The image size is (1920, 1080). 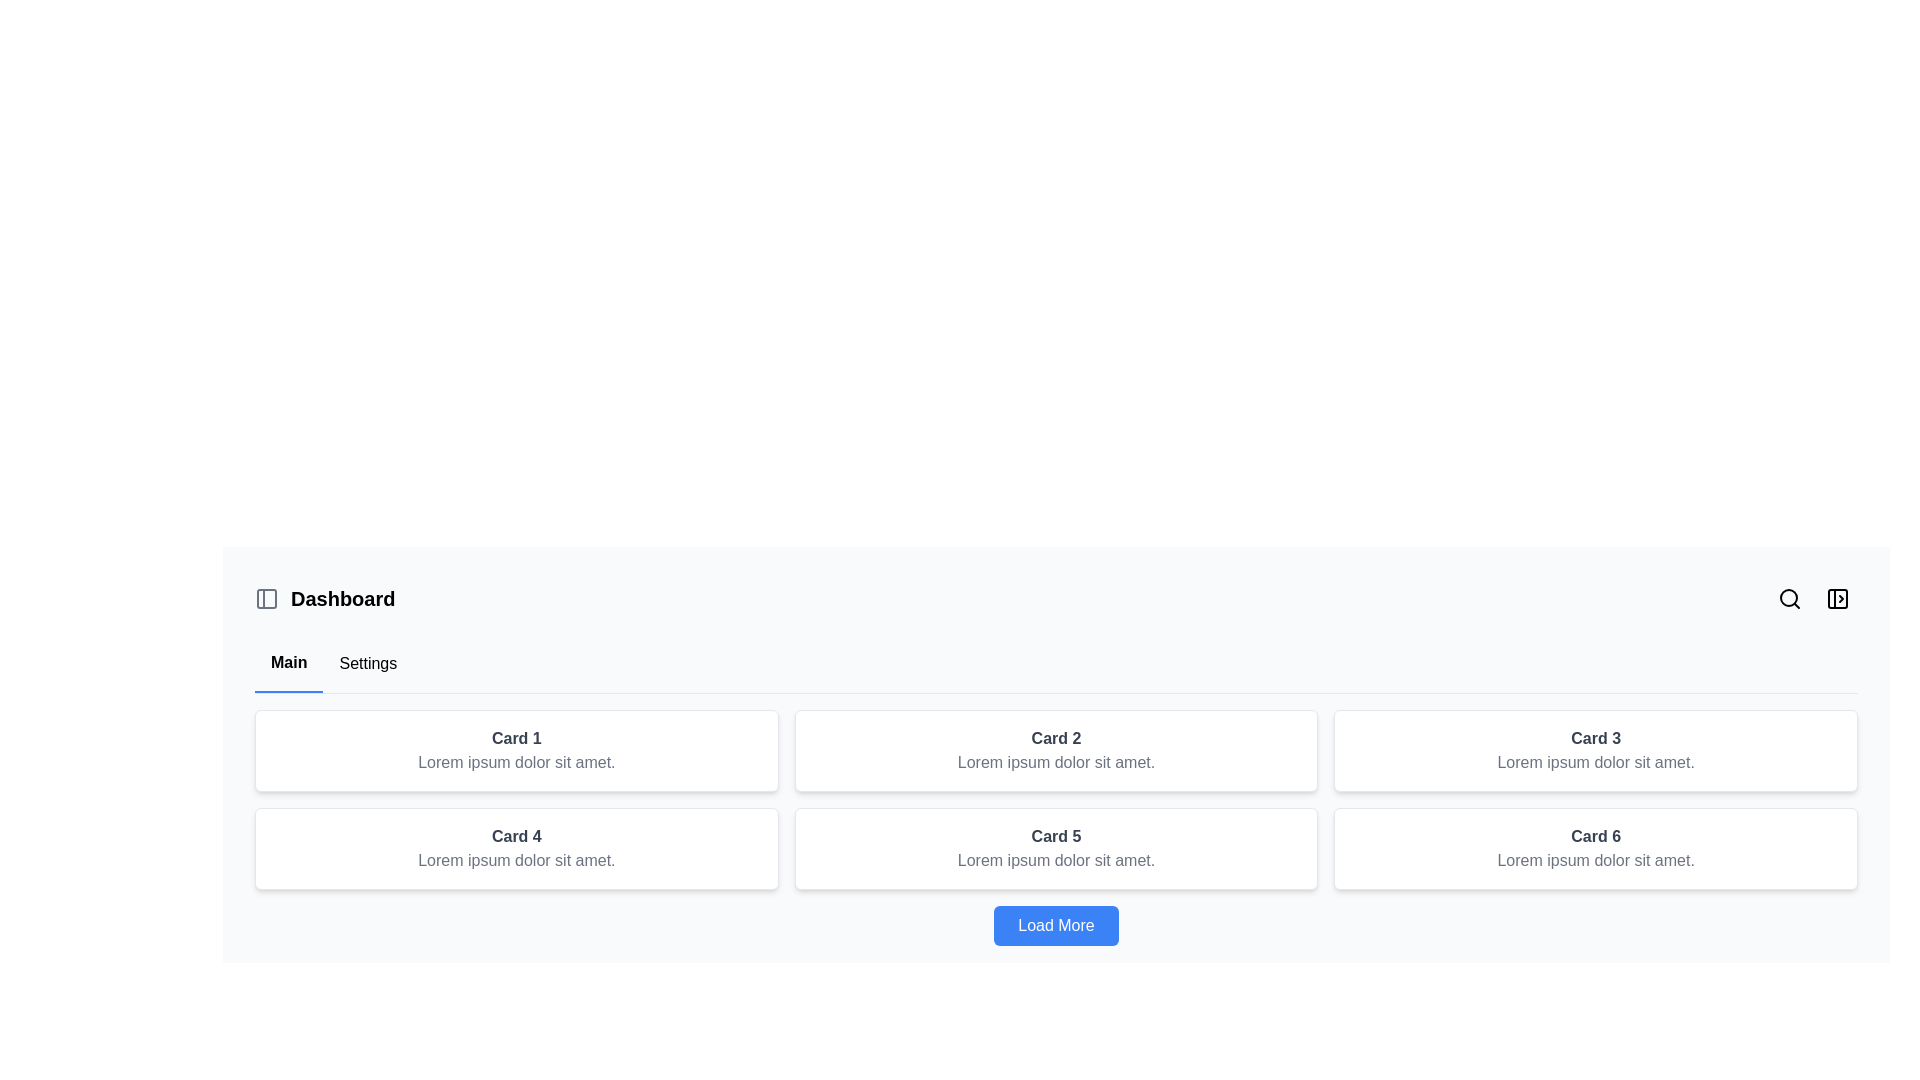 I want to click on the Navigational Label that includes an icon resembling a panel and the text 'Dashboard' in bold for potential tooltips, so click(x=325, y=597).